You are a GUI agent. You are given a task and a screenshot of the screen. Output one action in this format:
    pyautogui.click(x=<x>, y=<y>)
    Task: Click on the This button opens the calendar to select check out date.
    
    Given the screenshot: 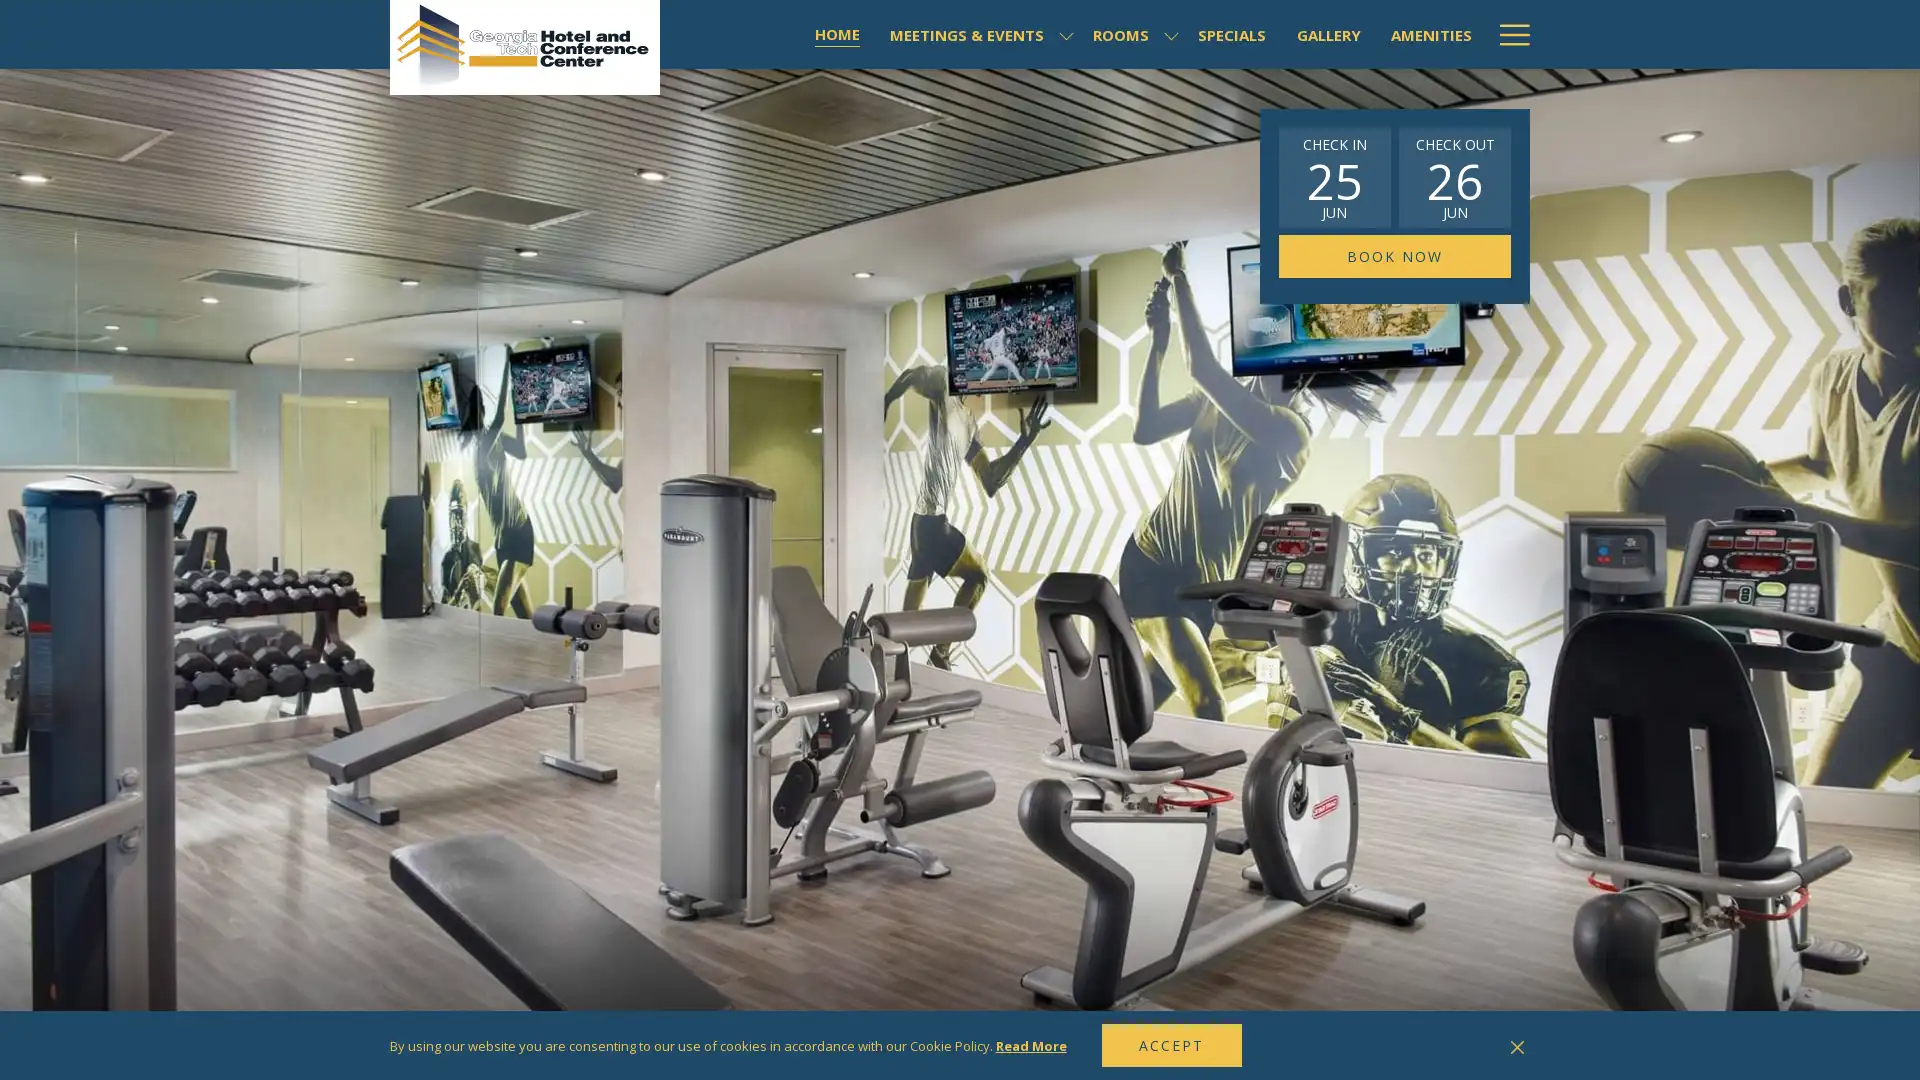 What is the action you would take?
    pyautogui.click(x=1454, y=176)
    